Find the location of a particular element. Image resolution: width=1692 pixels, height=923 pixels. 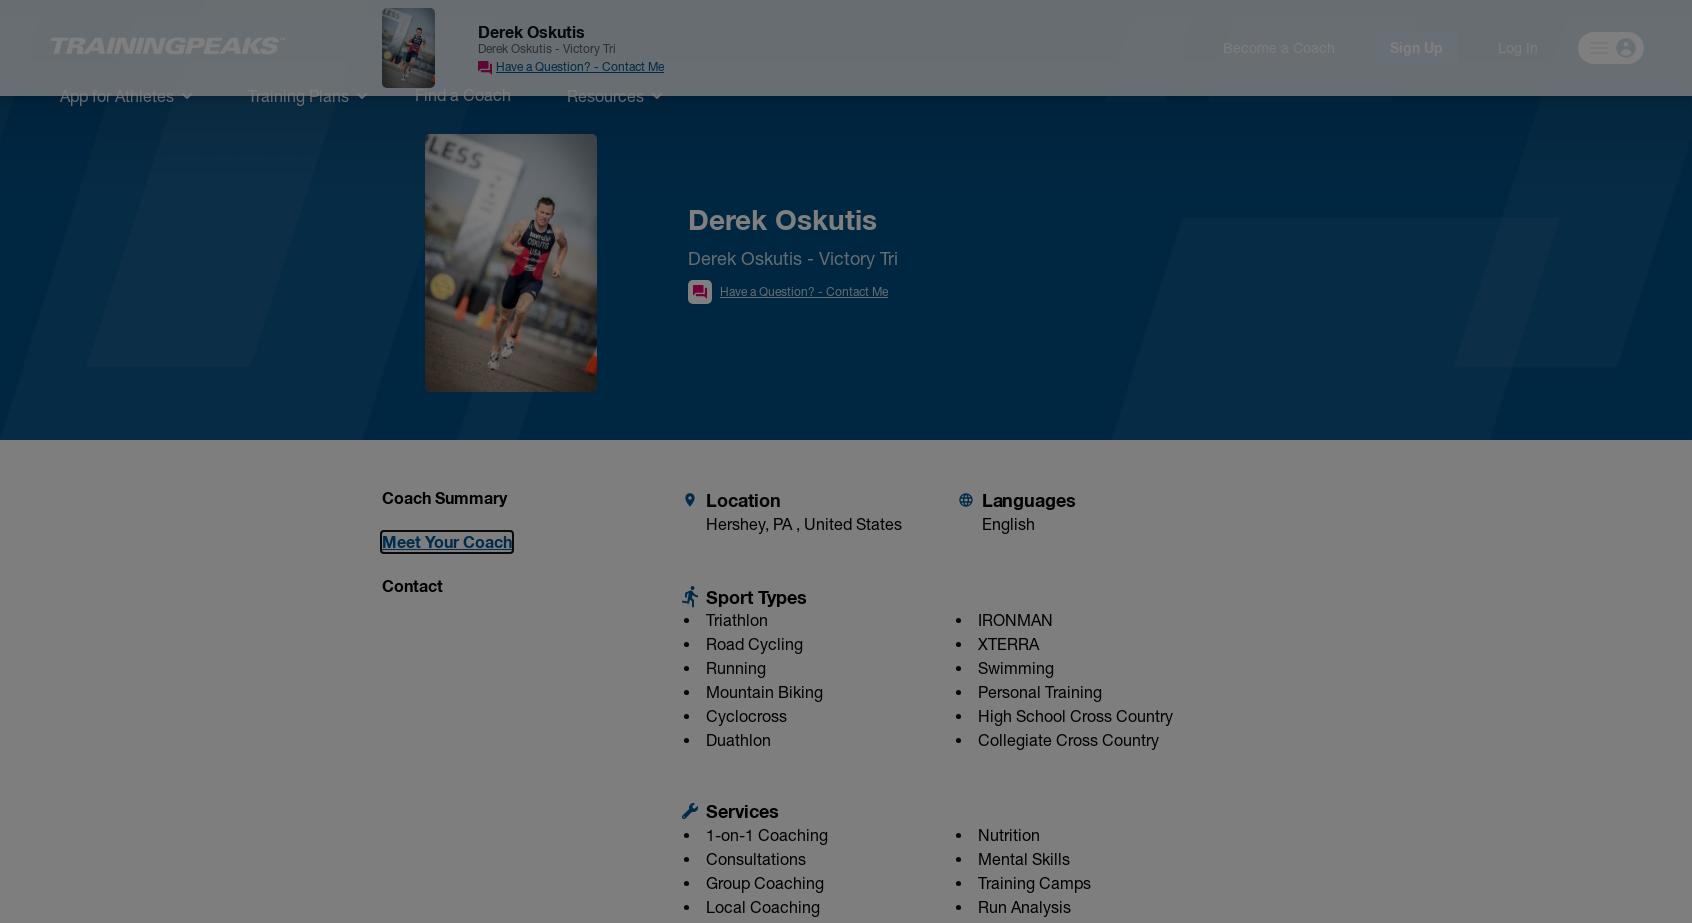

'IRONMAN' is located at coordinates (976, 618).